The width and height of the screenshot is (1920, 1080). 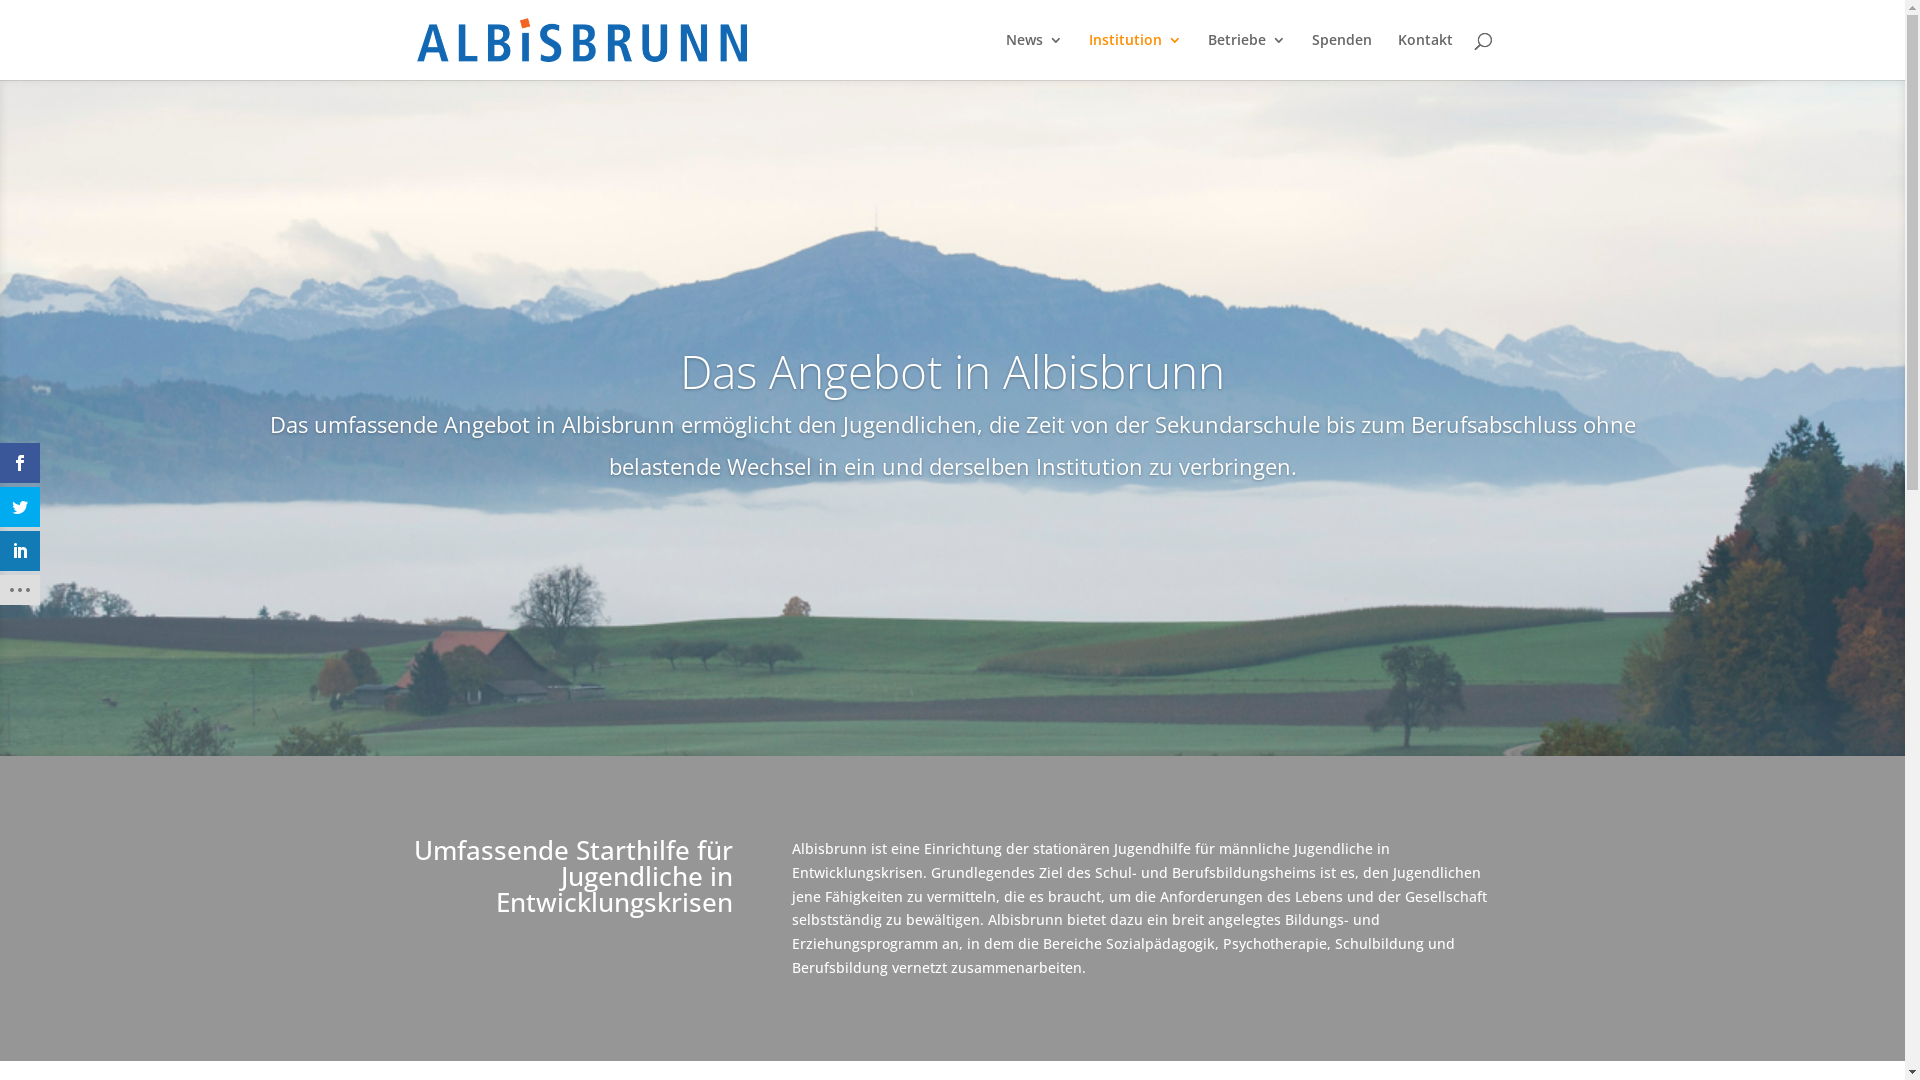 What do you see at coordinates (1342, 55) in the screenshot?
I see `'Spenden'` at bounding box center [1342, 55].